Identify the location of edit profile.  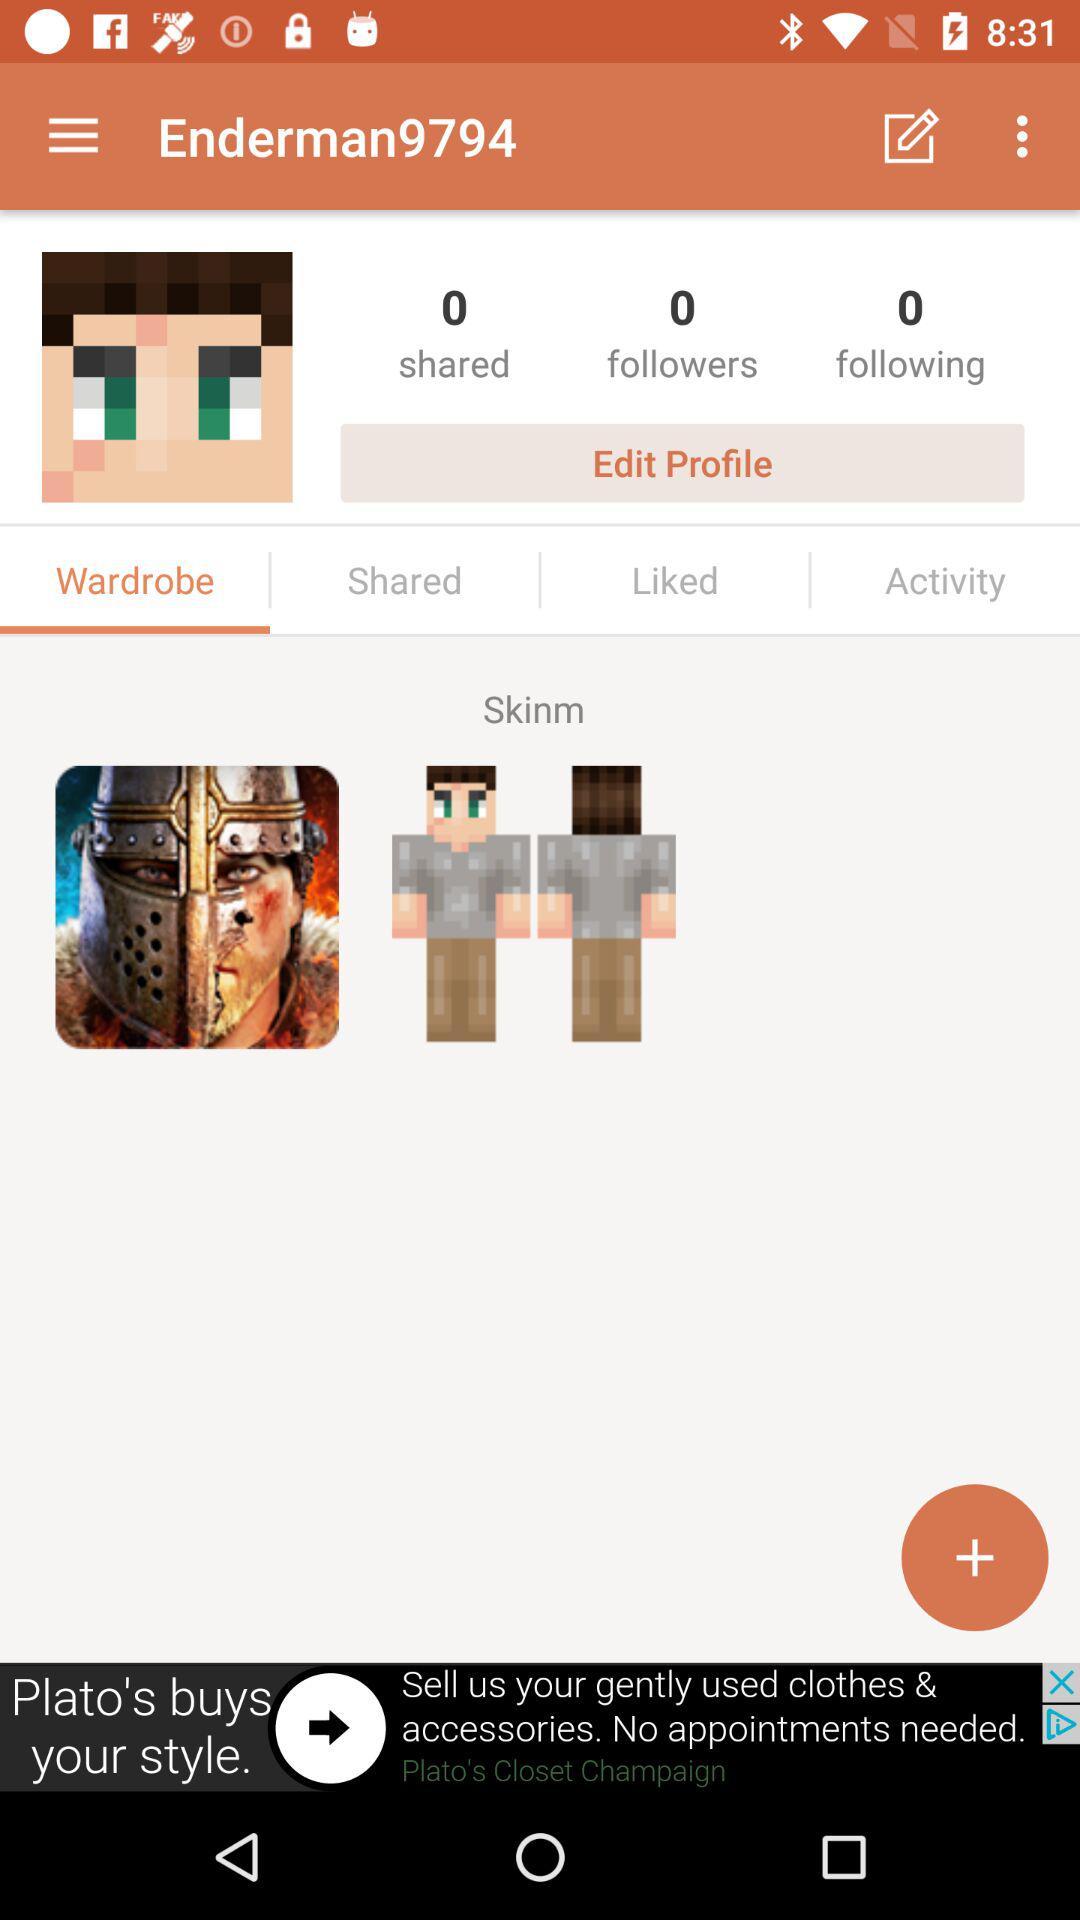
(681, 461).